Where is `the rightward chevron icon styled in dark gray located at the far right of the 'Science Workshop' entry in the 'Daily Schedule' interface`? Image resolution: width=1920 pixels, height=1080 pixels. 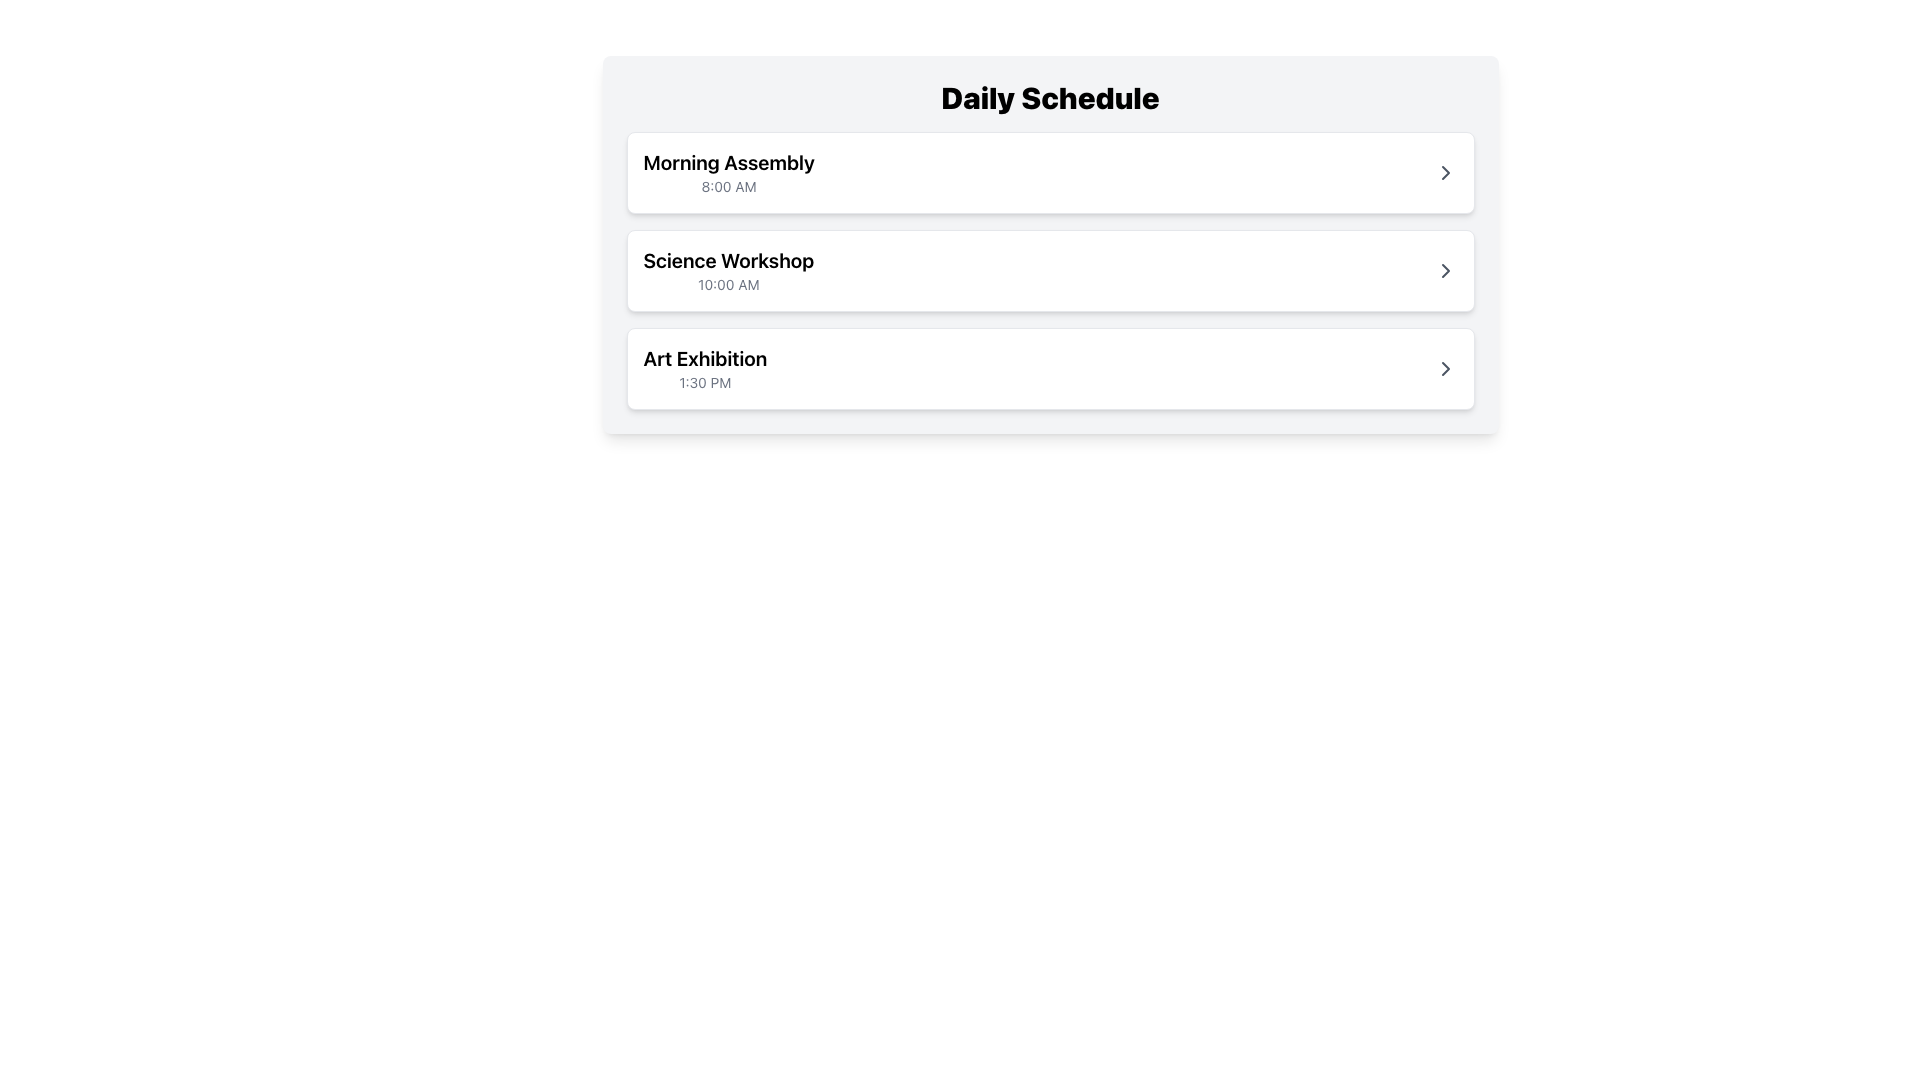 the rightward chevron icon styled in dark gray located at the far right of the 'Science Workshop' entry in the 'Daily Schedule' interface is located at coordinates (1445, 270).